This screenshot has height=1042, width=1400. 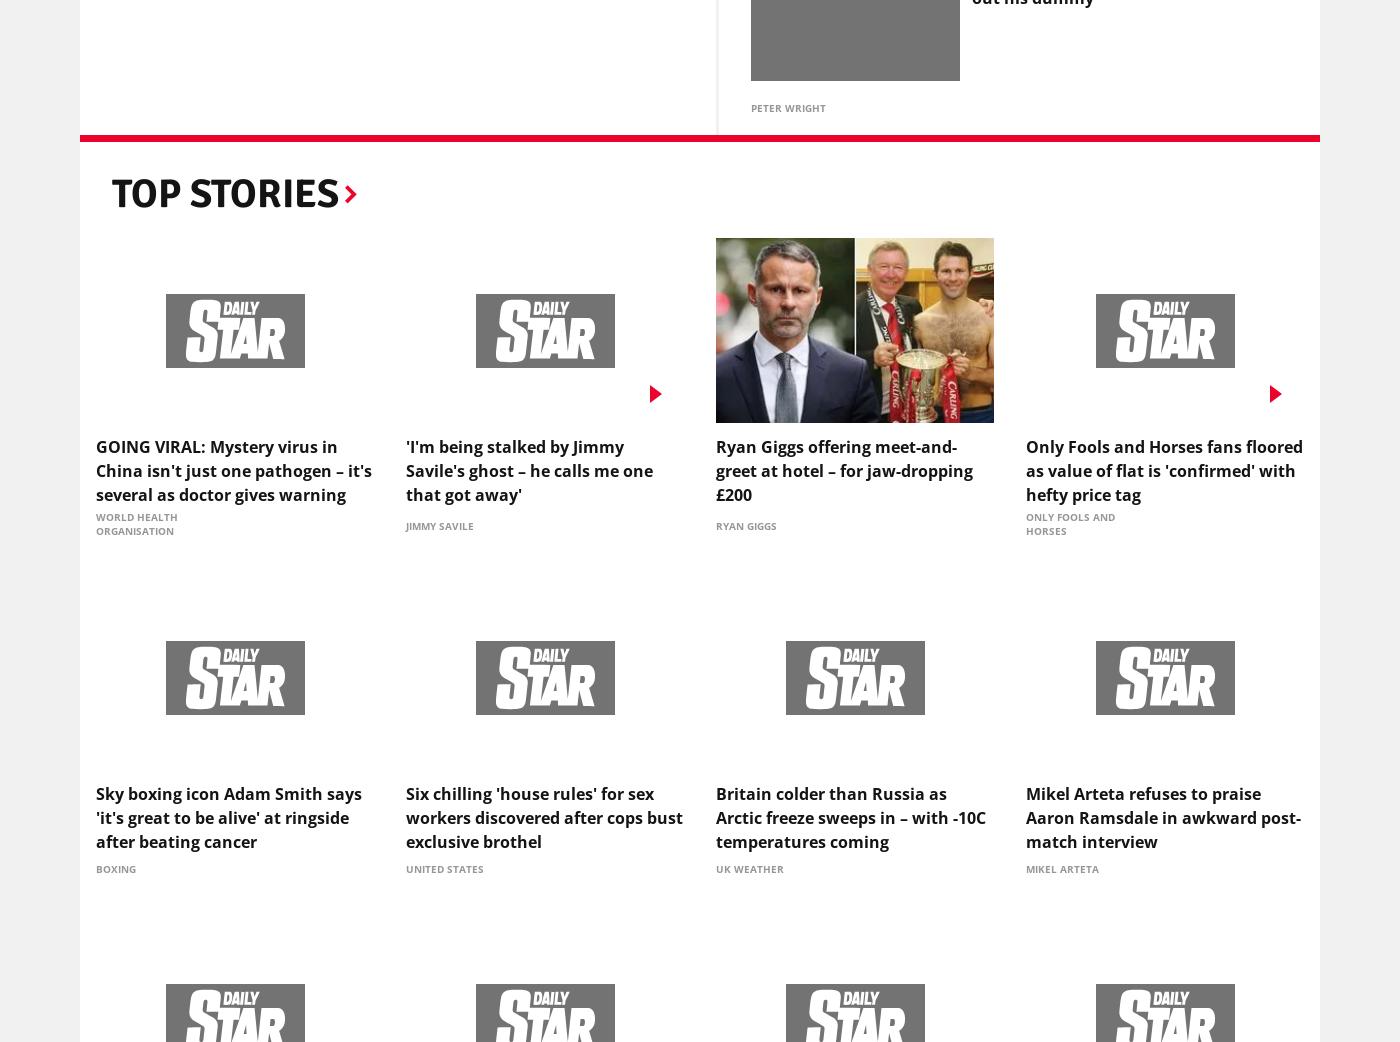 I want to click on 'Aston Villa FC', so click(x=370, y=160).